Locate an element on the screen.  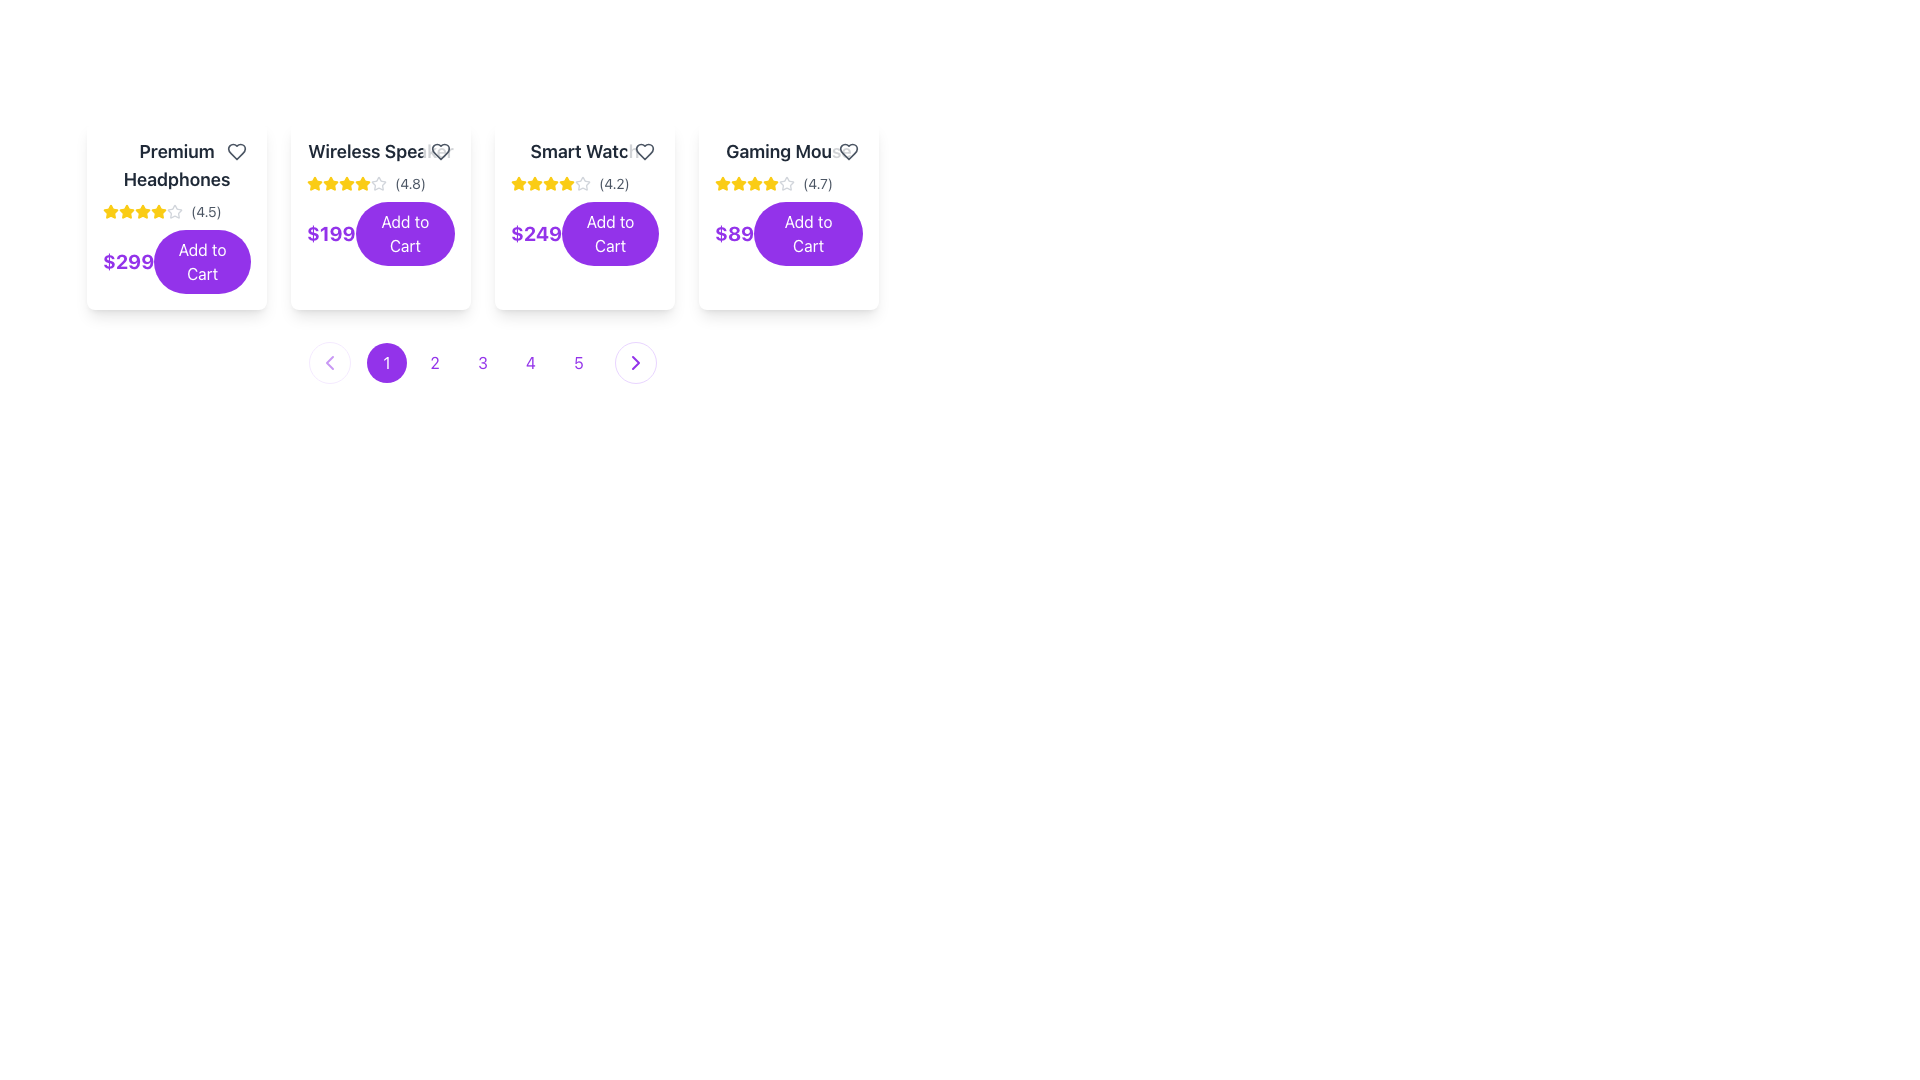
the fifth unselected rating star icon for 'Premium Headphones', which visually indicates a lower or incomplete rating is located at coordinates (174, 212).